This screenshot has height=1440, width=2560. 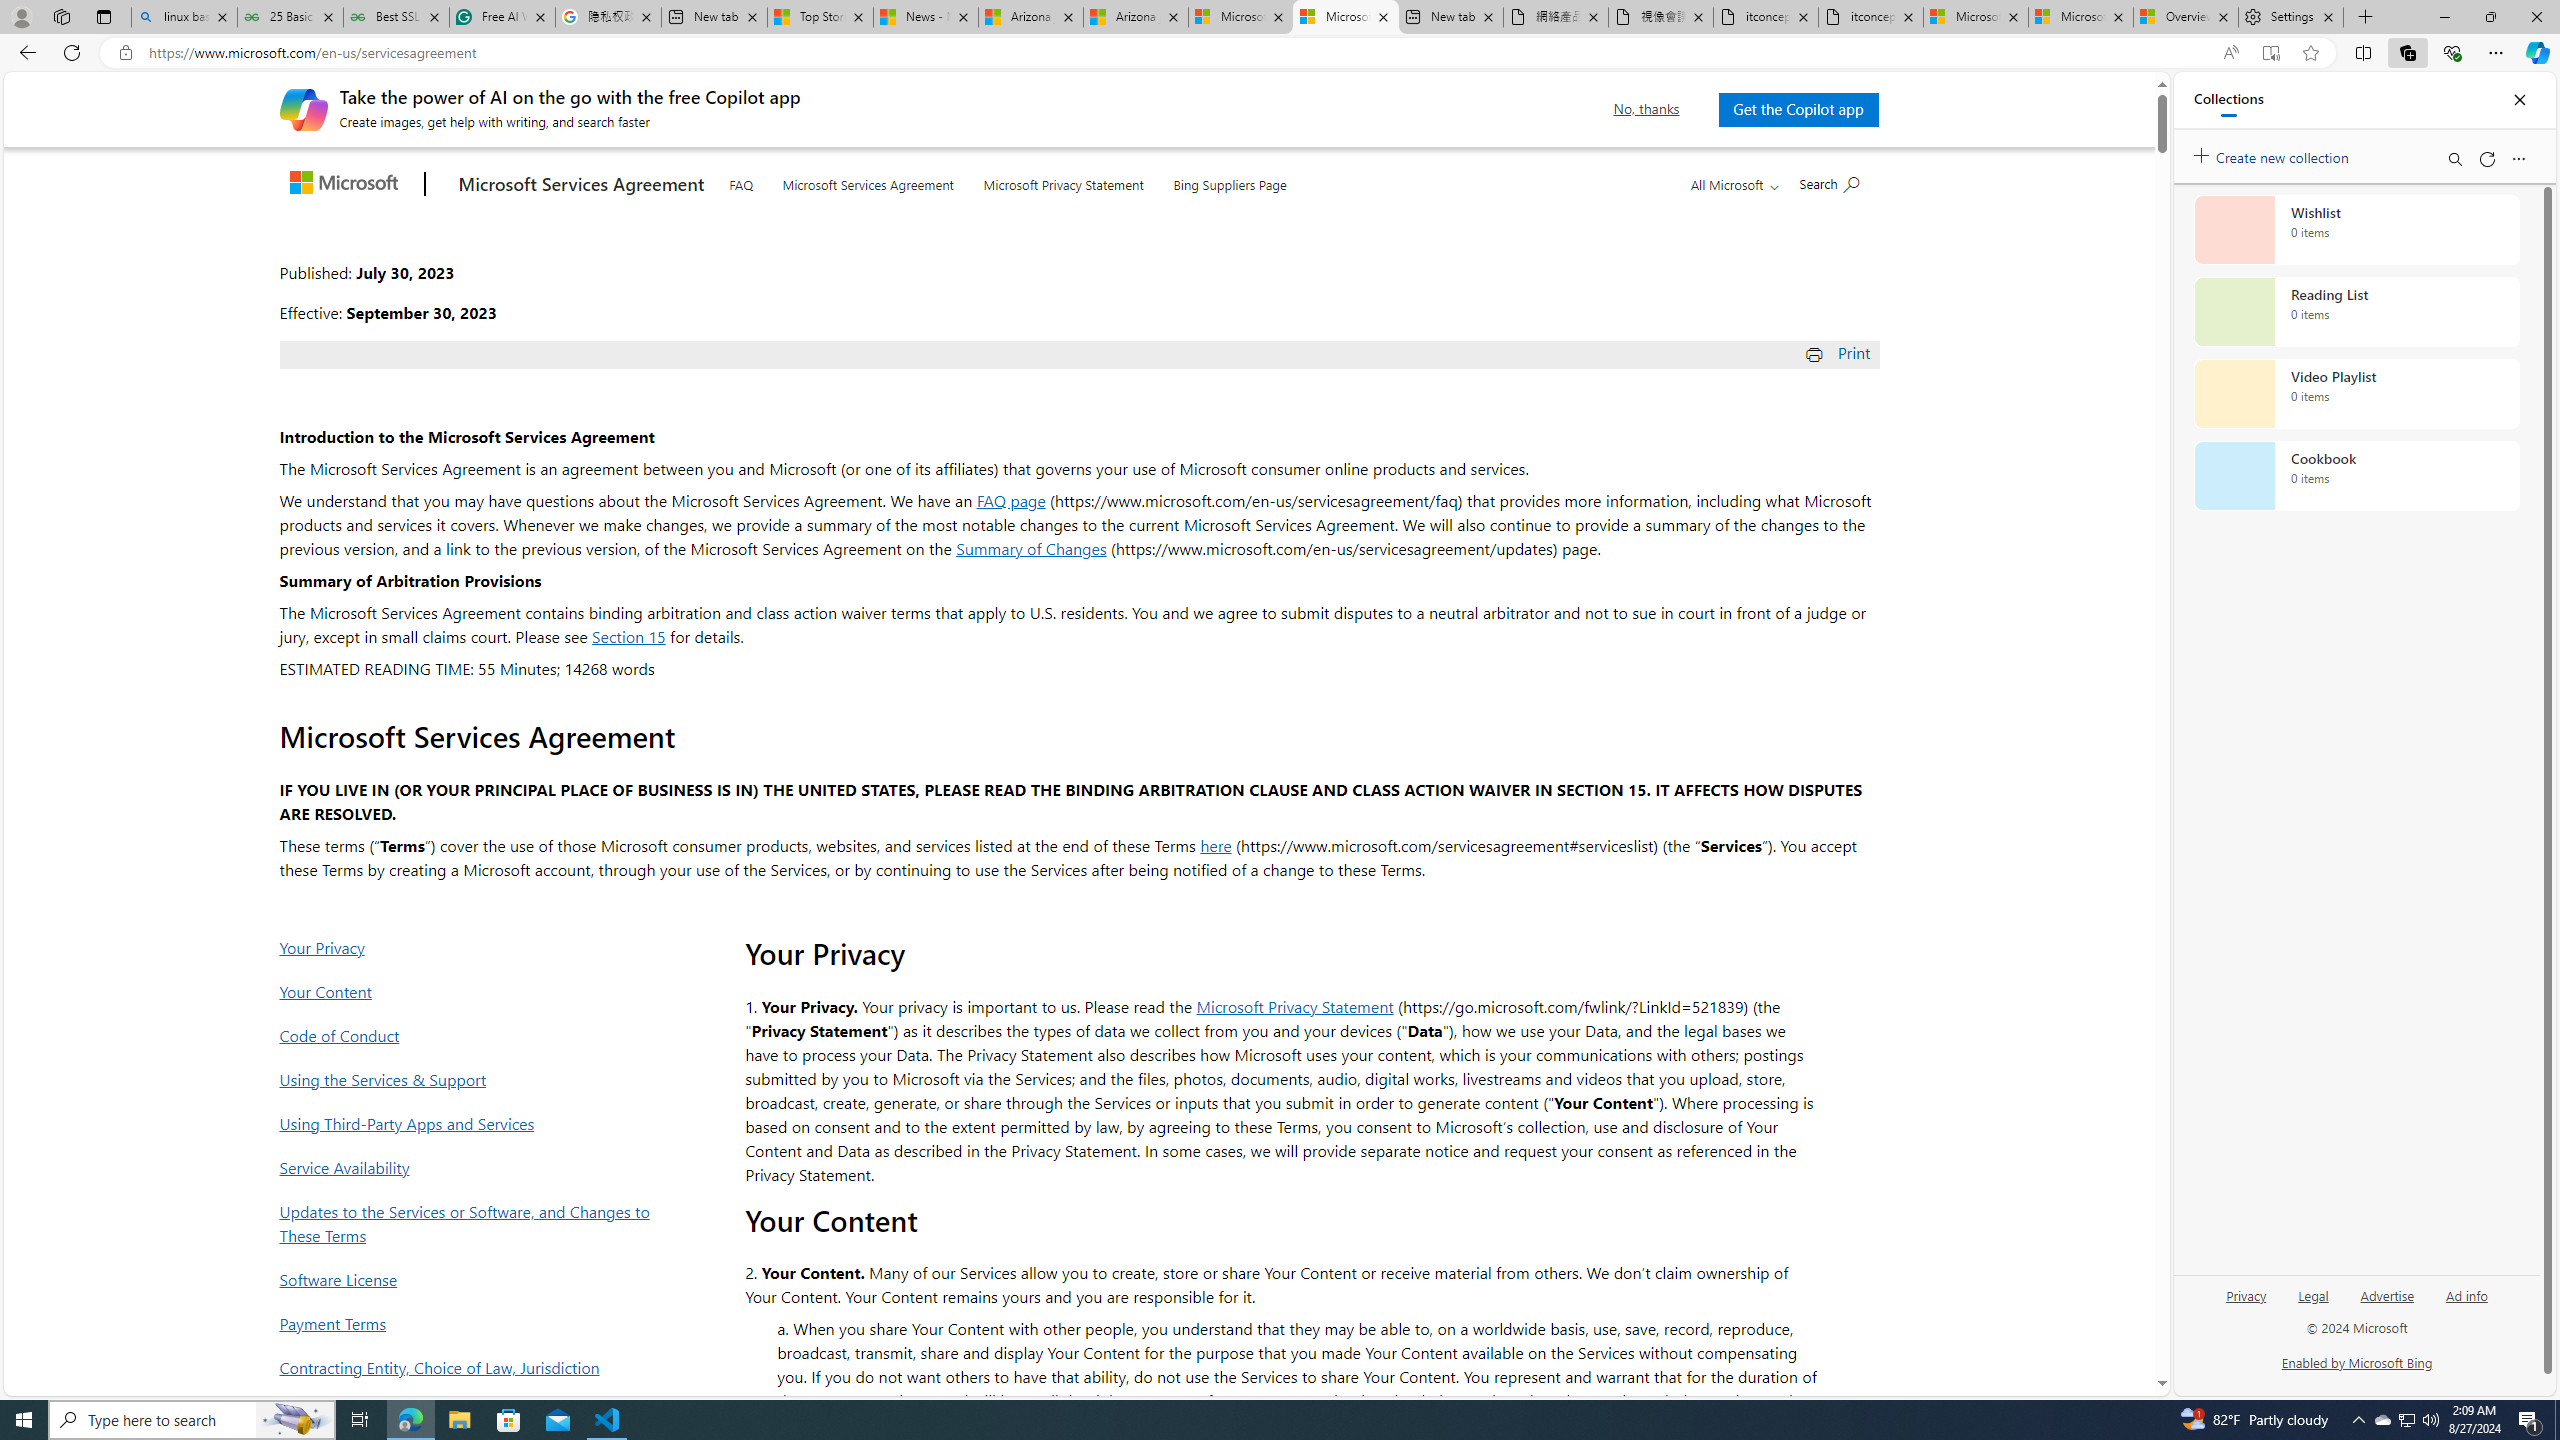 What do you see at coordinates (1230, 180) in the screenshot?
I see `'Bing Suppliers Page'` at bounding box center [1230, 180].